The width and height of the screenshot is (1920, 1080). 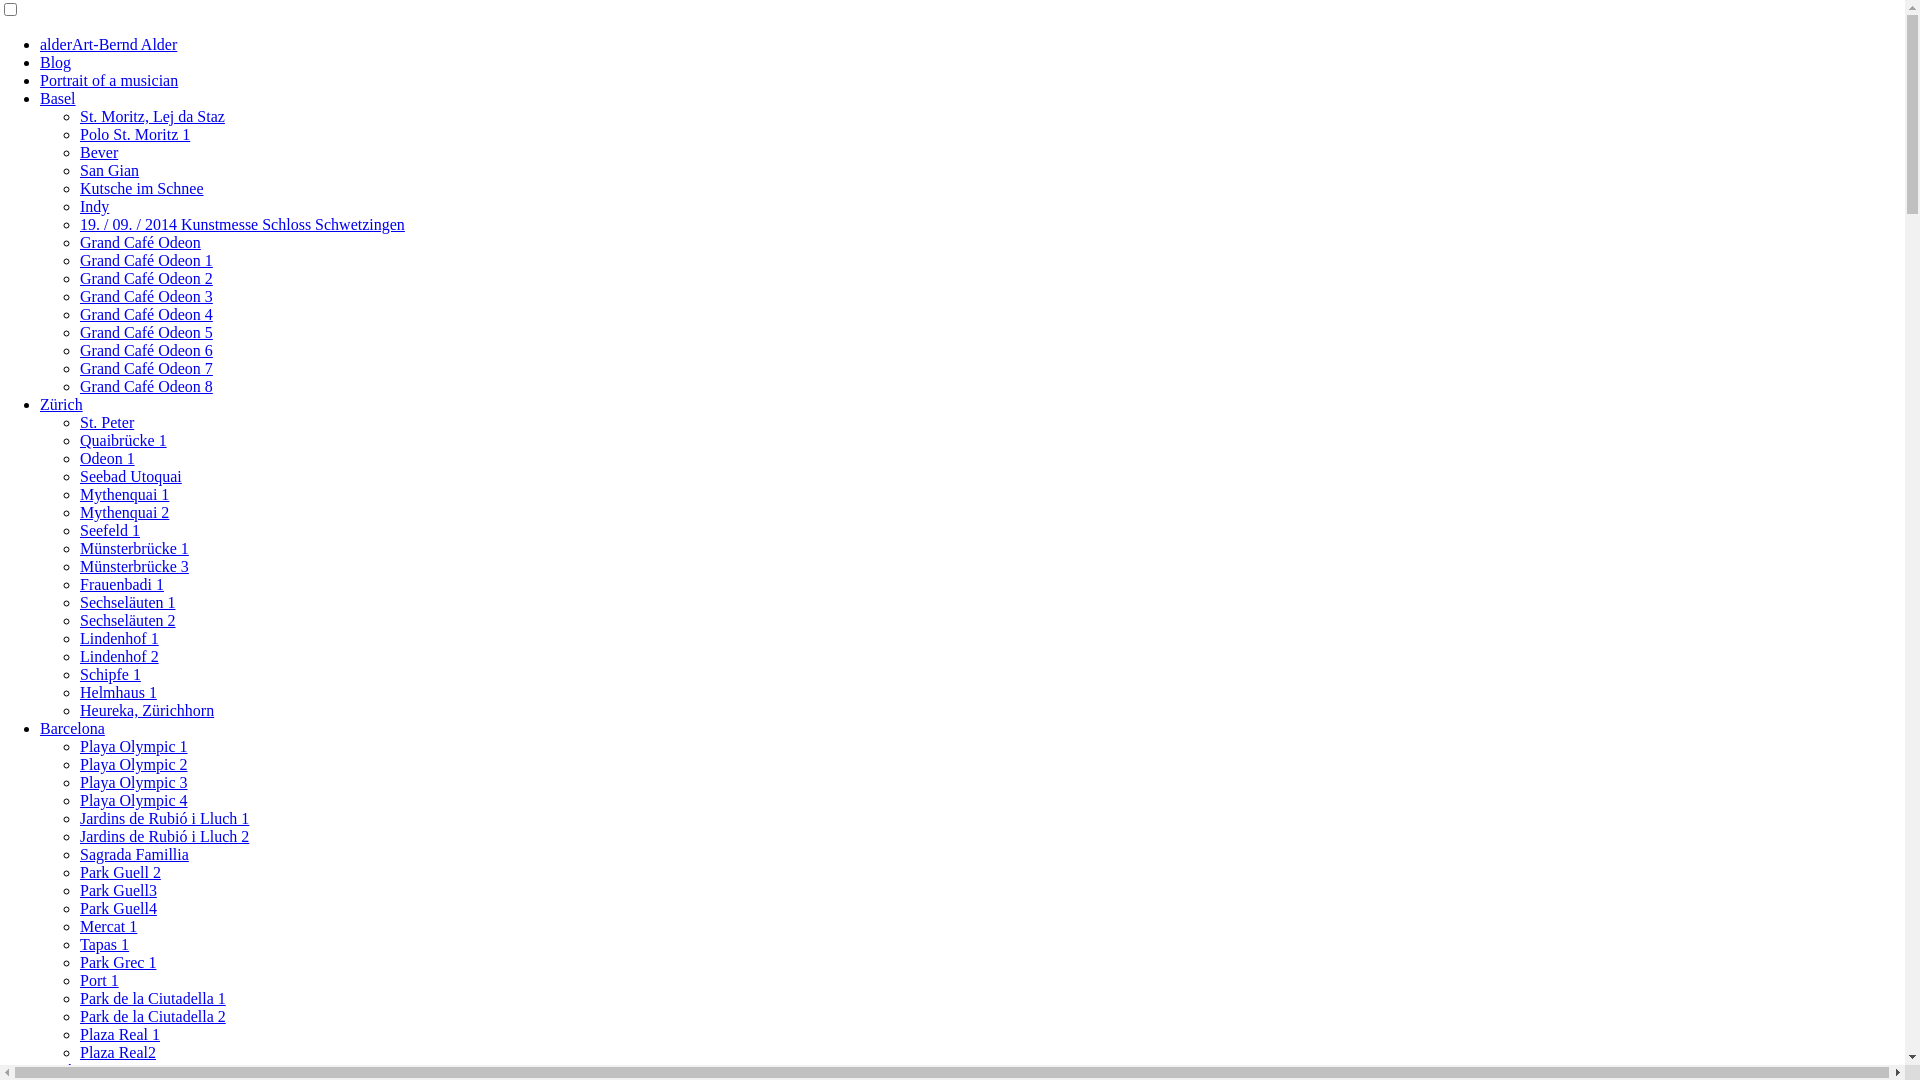 I want to click on 'Bever', so click(x=98, y=151).